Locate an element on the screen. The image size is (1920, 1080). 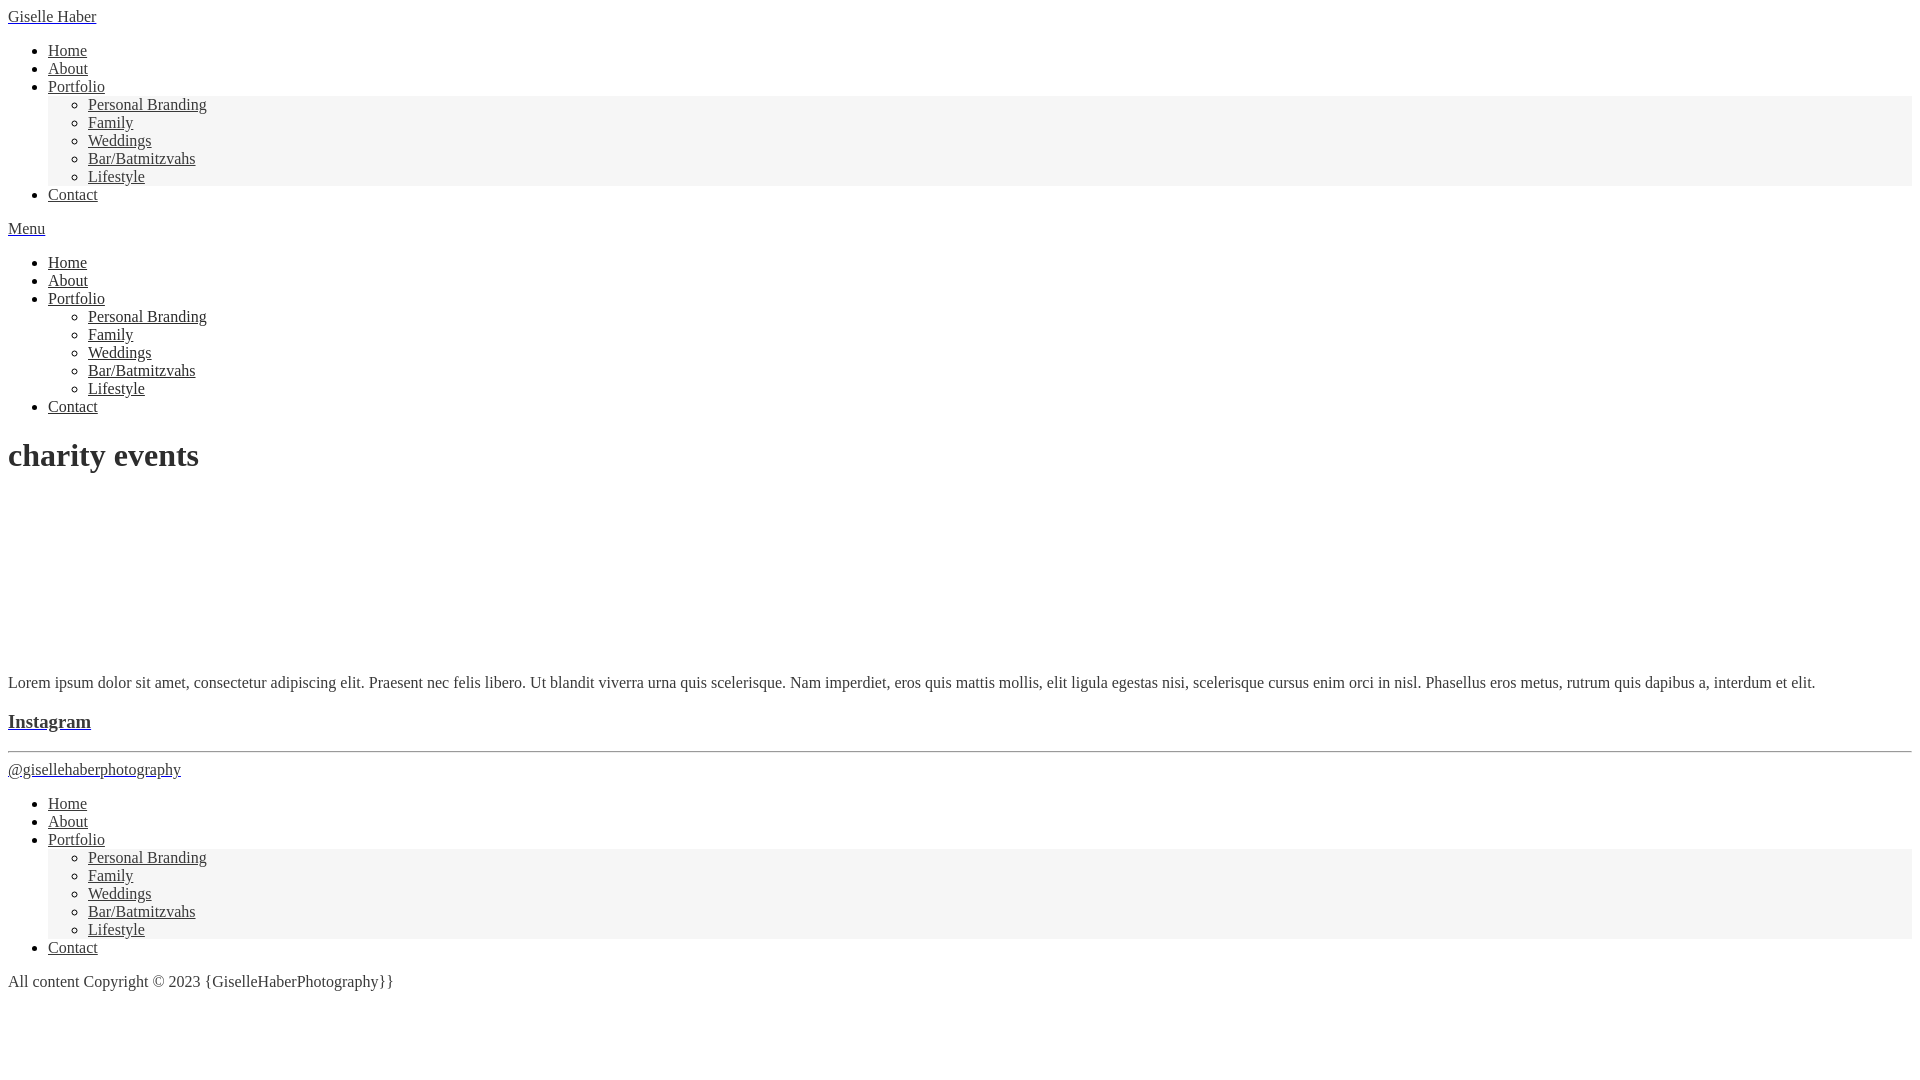
'Bar/Batmitzvahs' is located at coordinates (86, 370).